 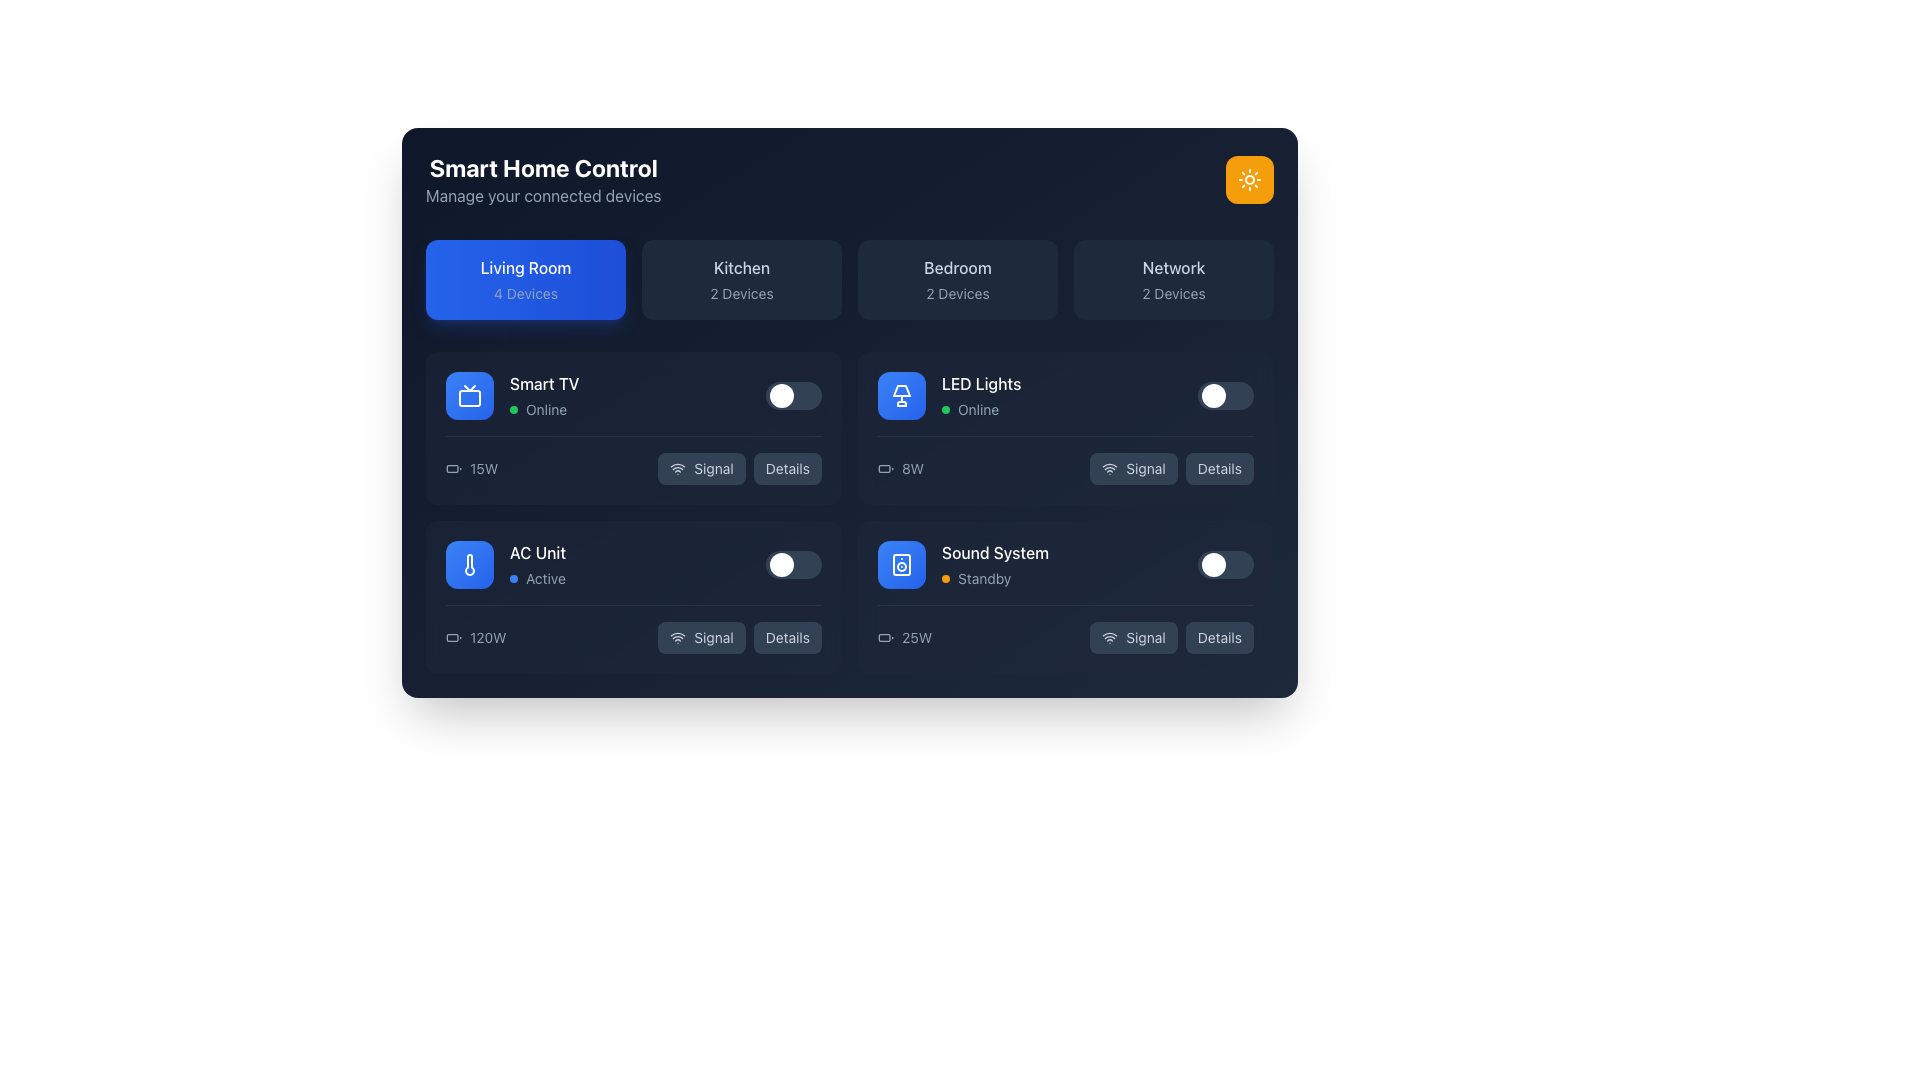 What do you see at coordinates (786, 469) in the screenshot?
I see `the 'Details' button located in the 'LED Lights' section of the 'Living Room' category to observe any hover effects` at bounding box center [786, 469].